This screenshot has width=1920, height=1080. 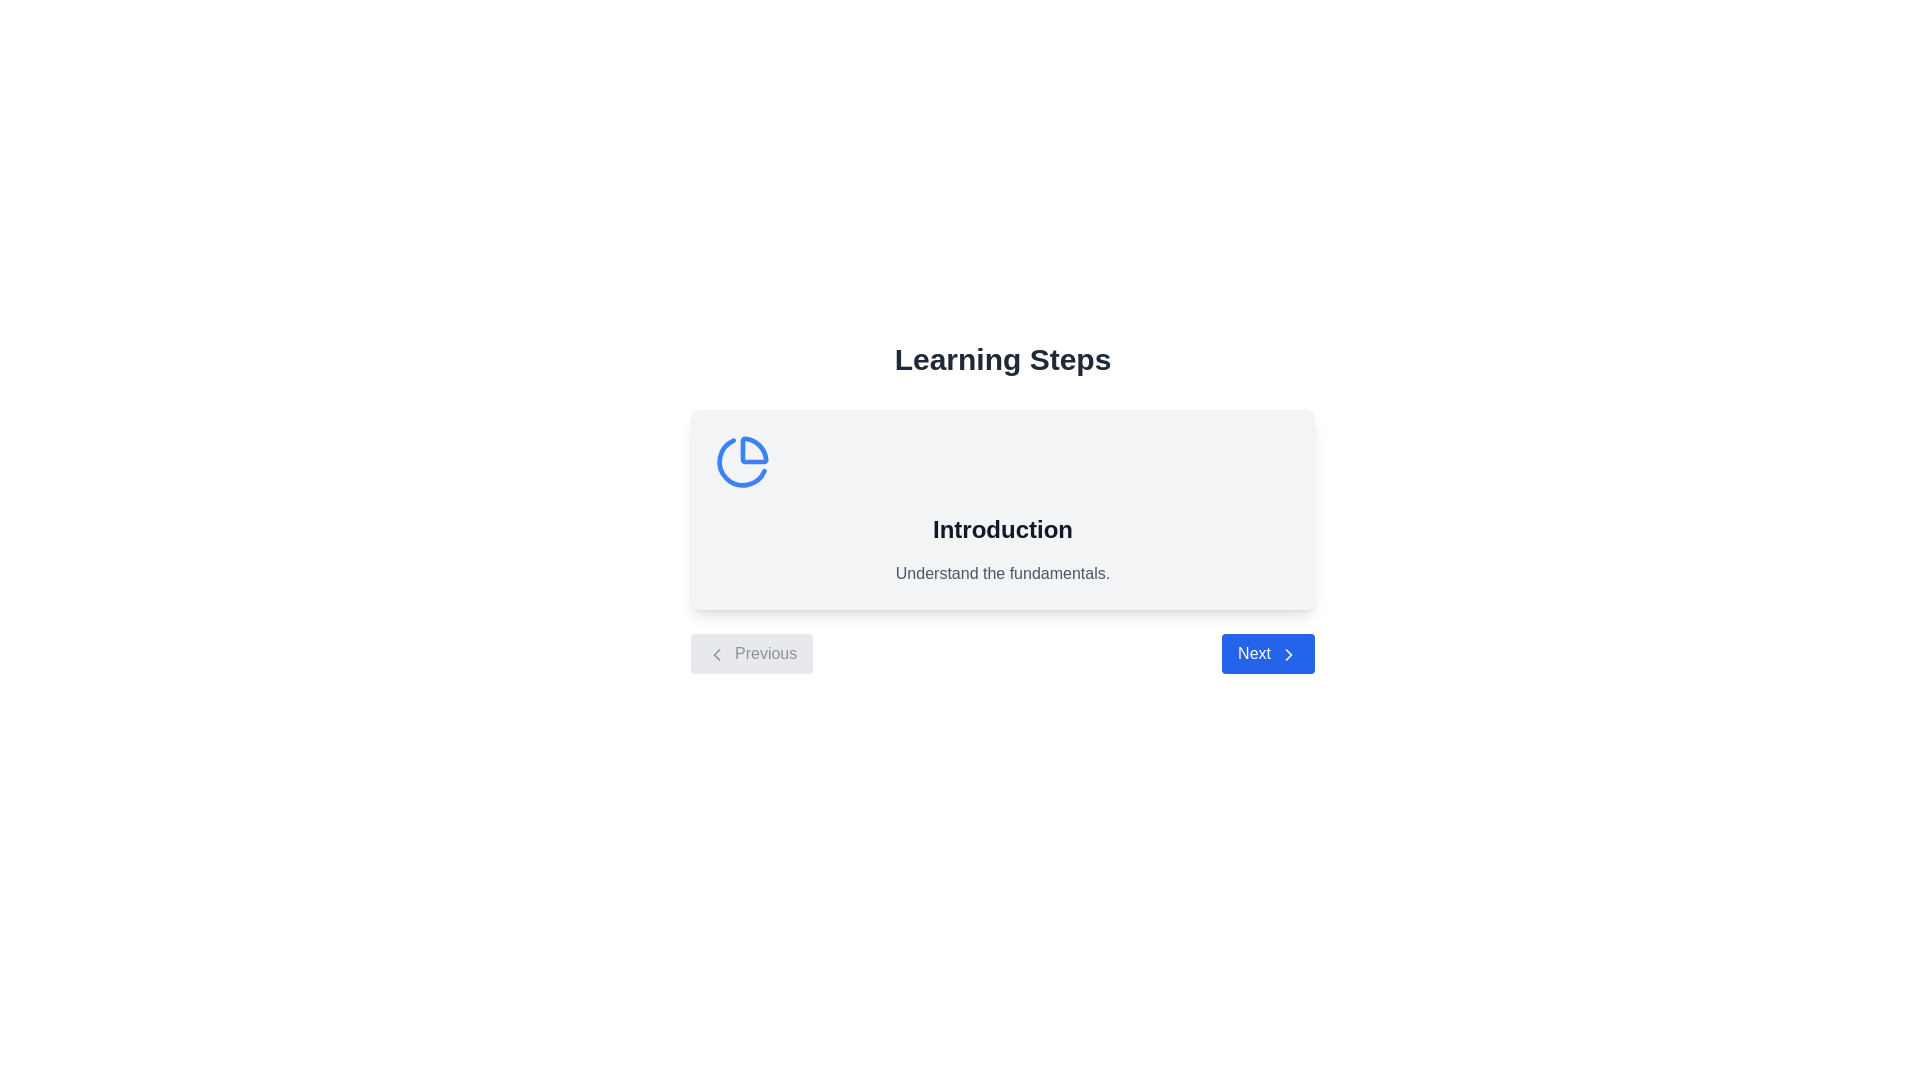 I want to click on the SVG graphic element that symbolizes a pie chart, located before the title 'Introduction', so click(x=741, y=462).